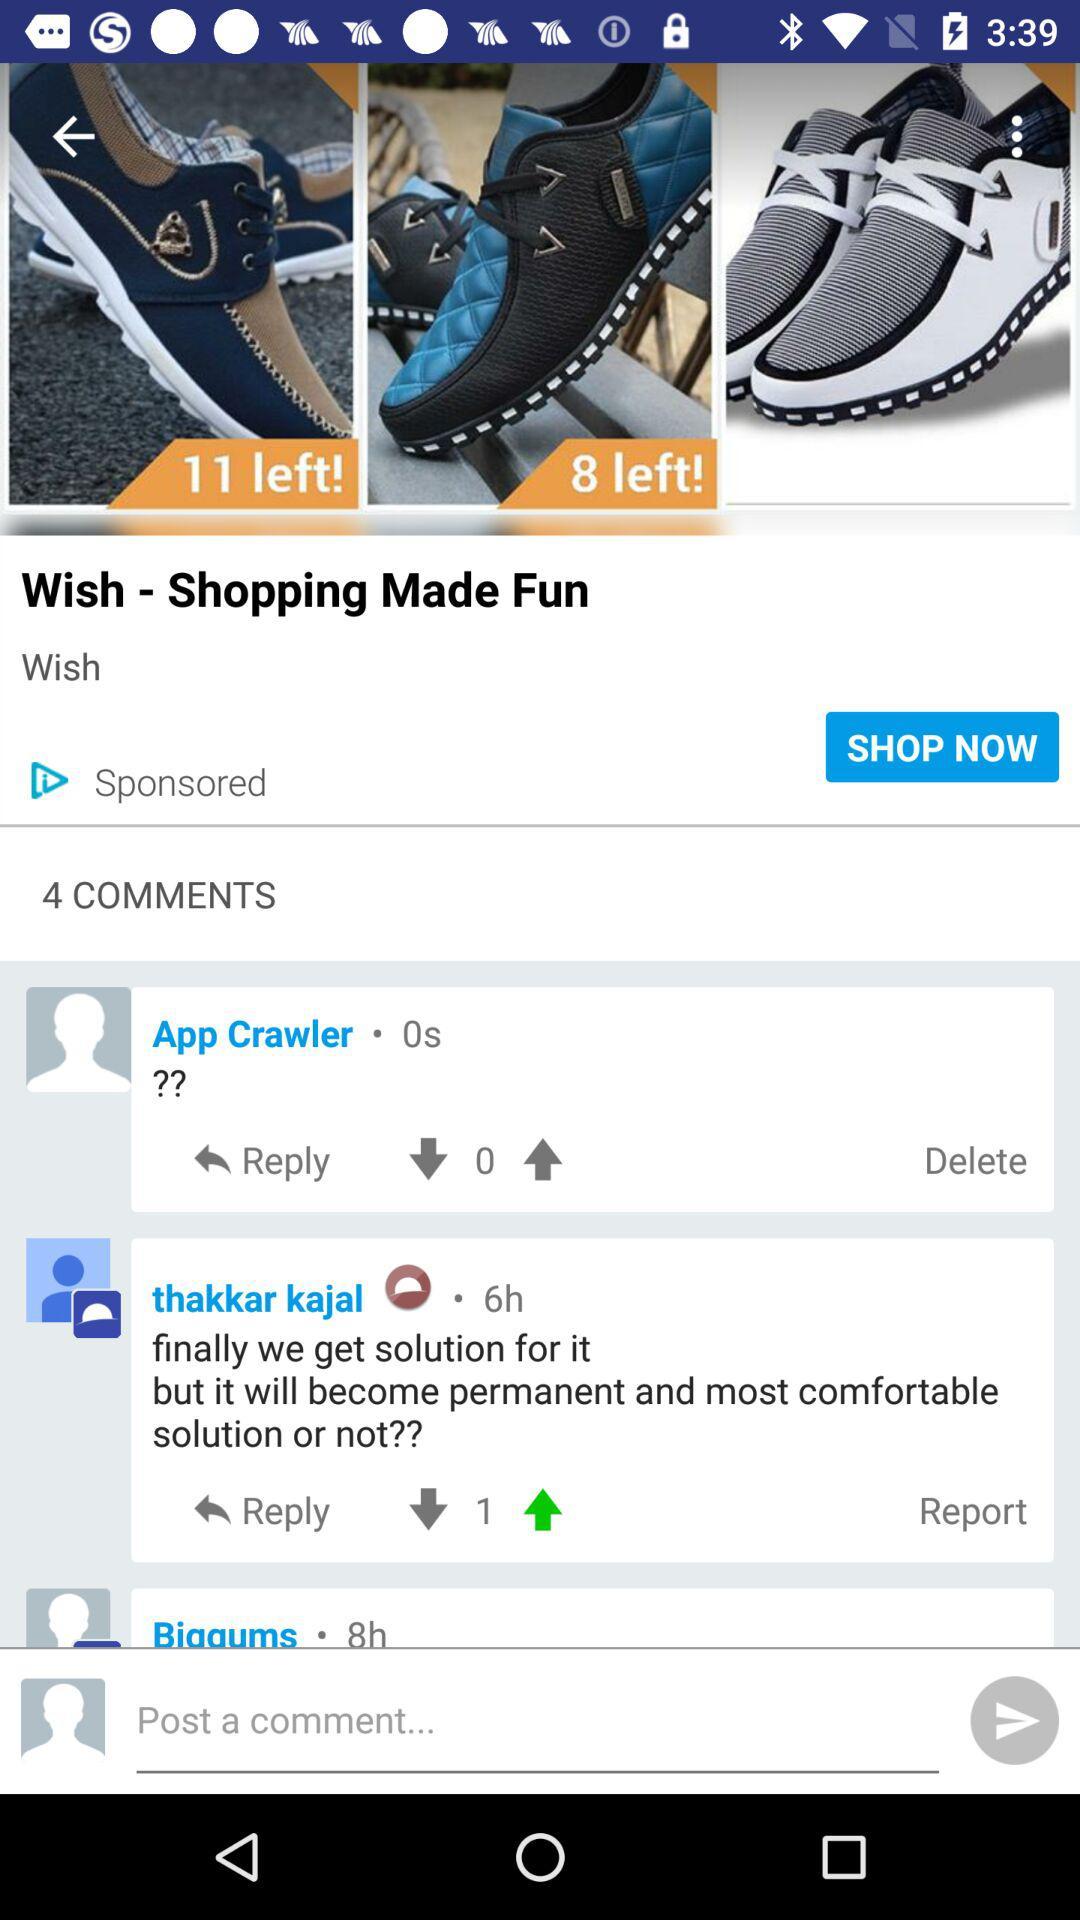 This screenshot has height=1920, width=1080. I want to click on the sponsored icon, so click(169, 780).